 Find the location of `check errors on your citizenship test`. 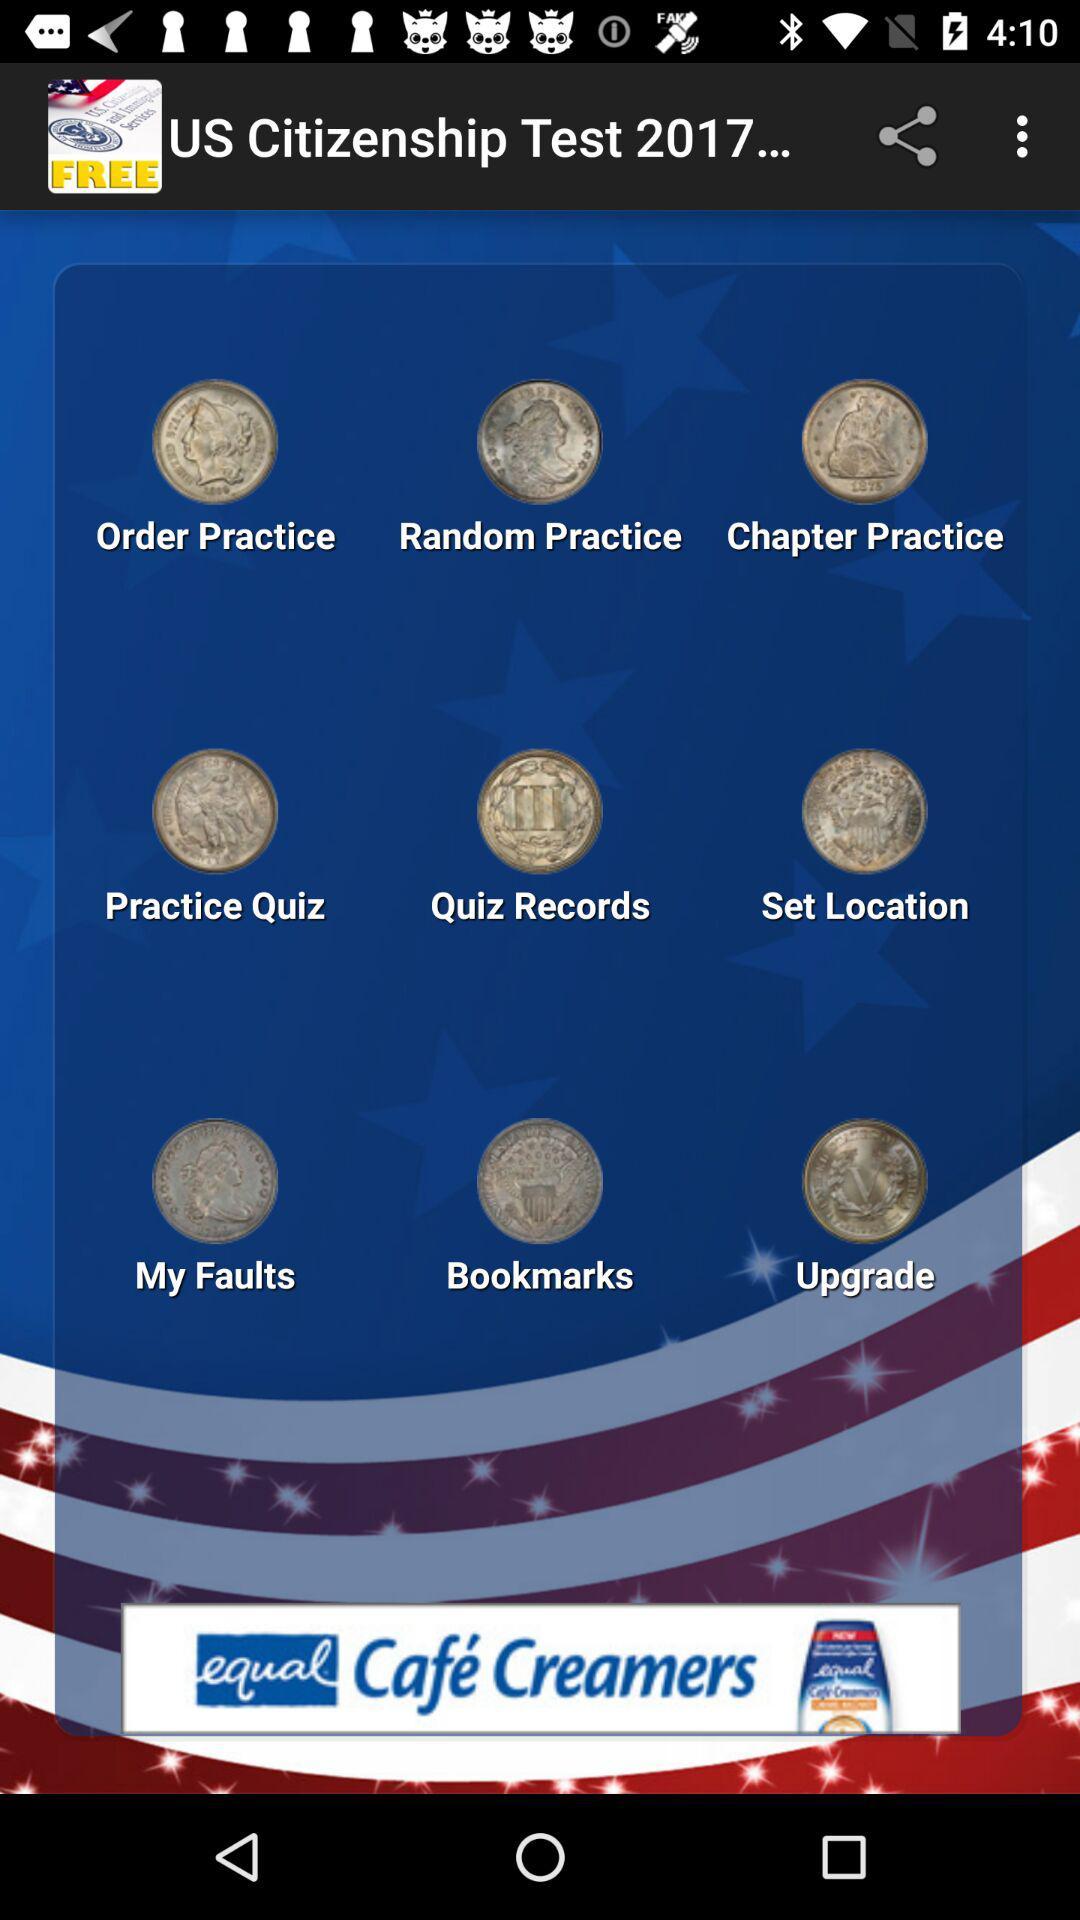

check errors on your citizenship test is located at coordinates (215, 1181).